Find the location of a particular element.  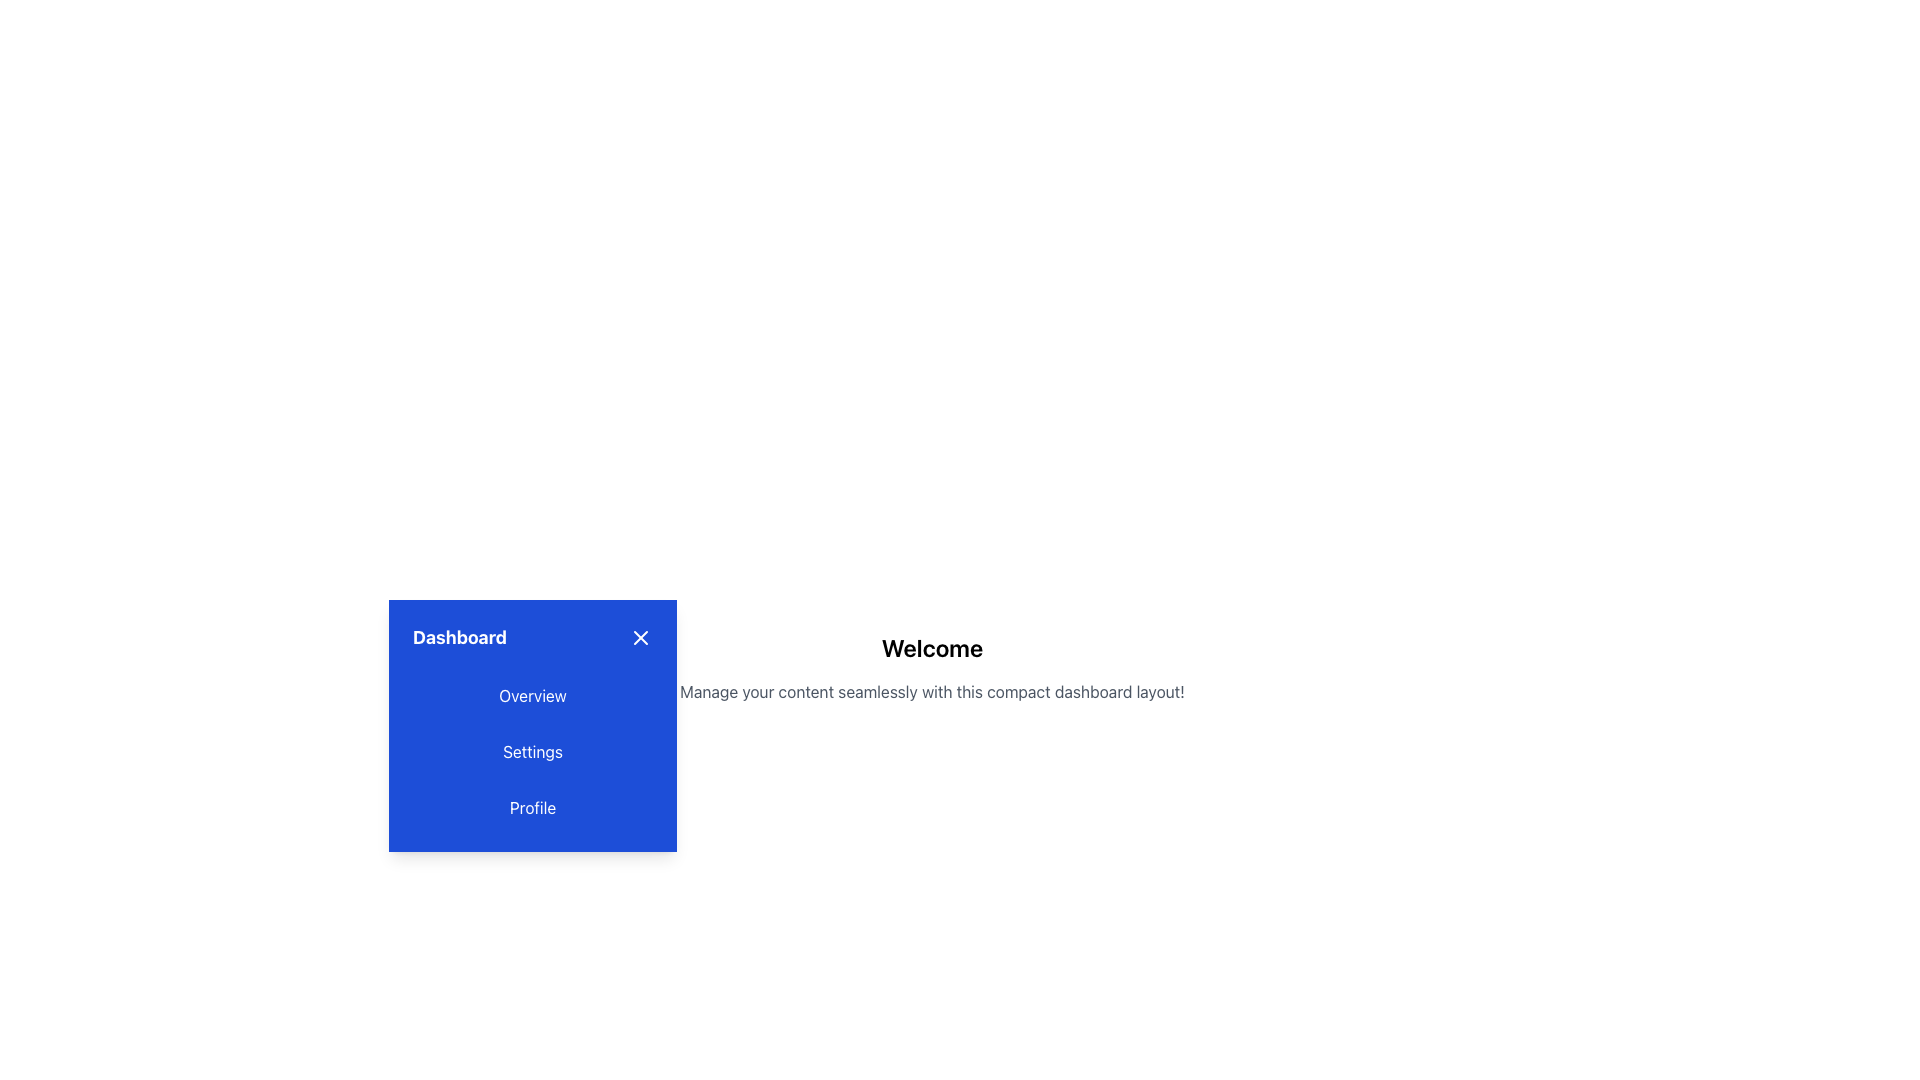

the descriptive Text label located to the right of the 'Overview' menu button and below the 'Welcome' title, which spans horizontally across the page is located at coordinates (931, 690).